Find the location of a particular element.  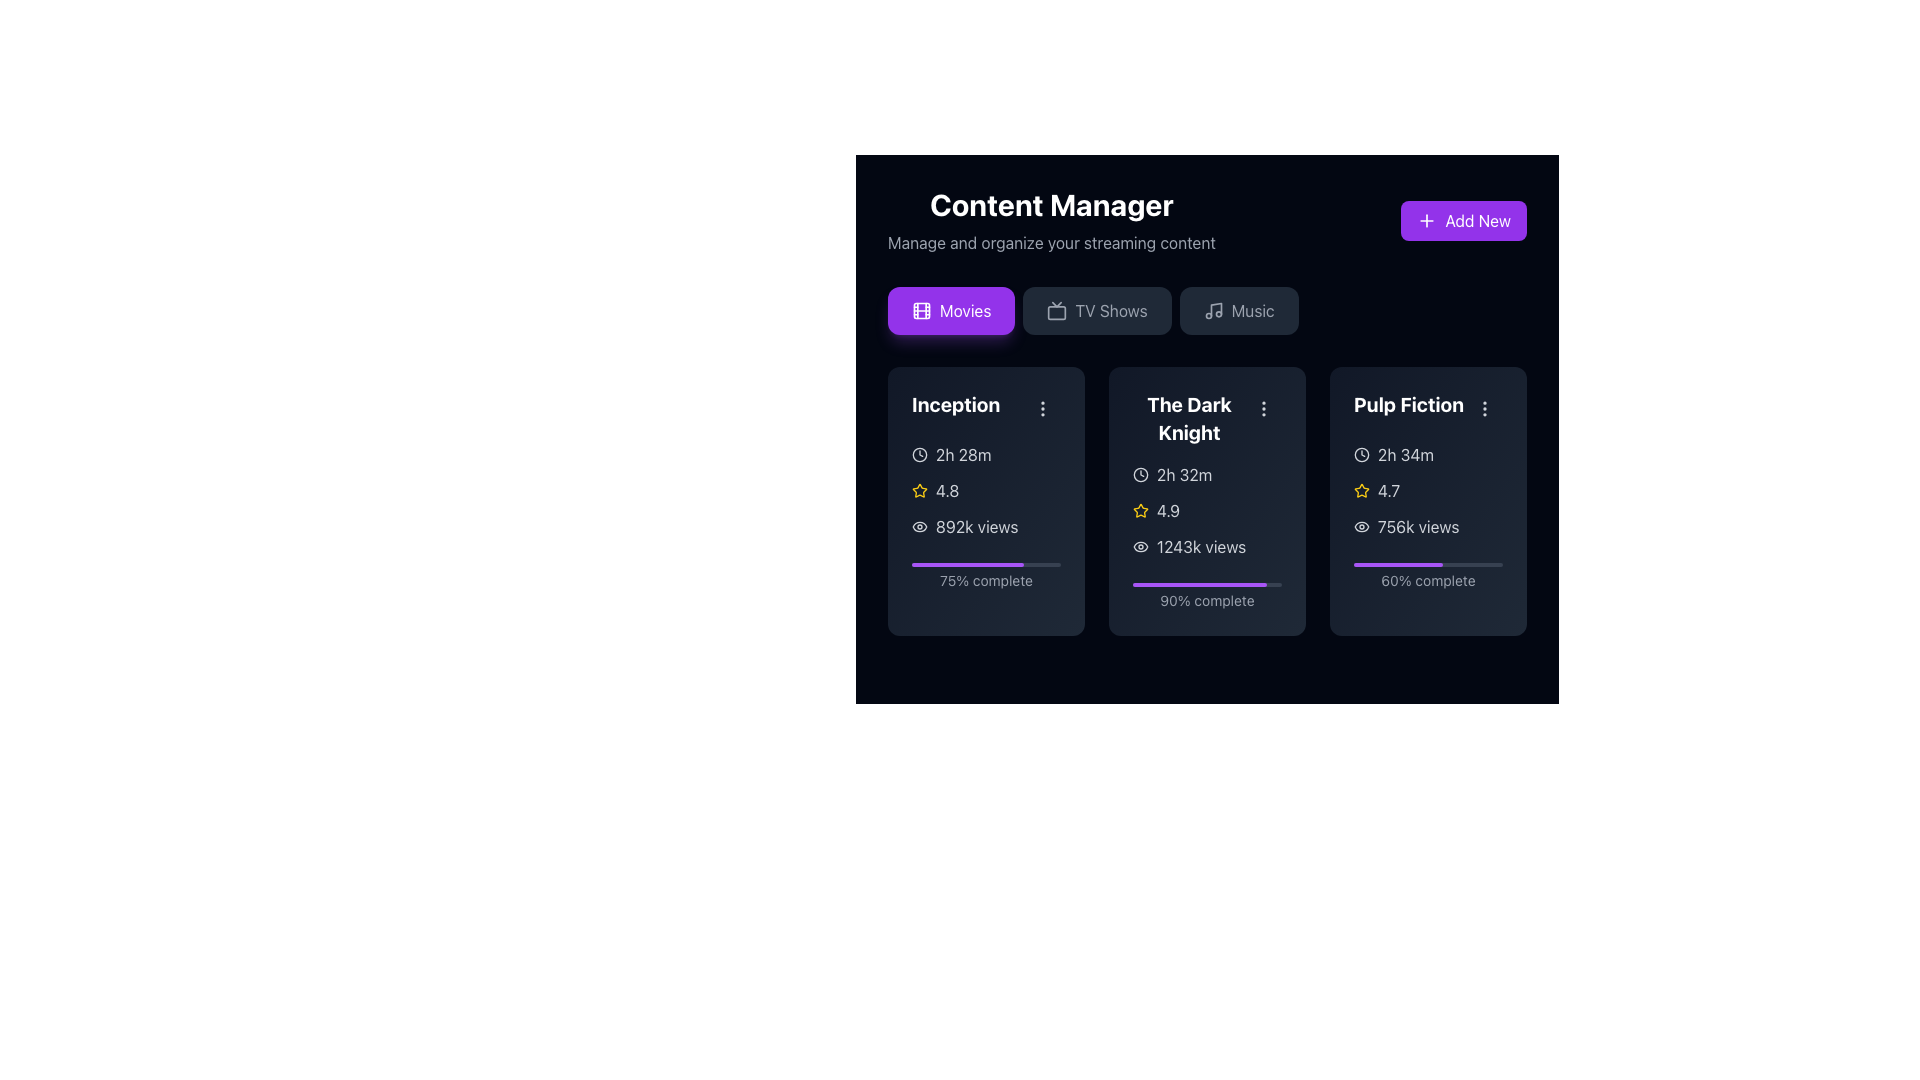

the text indicating the number of views in the card for 'Inception', positioned beneath the rating '4.8' and above the progress bar labeled '75% complete' is located at coordinates (986, 526).